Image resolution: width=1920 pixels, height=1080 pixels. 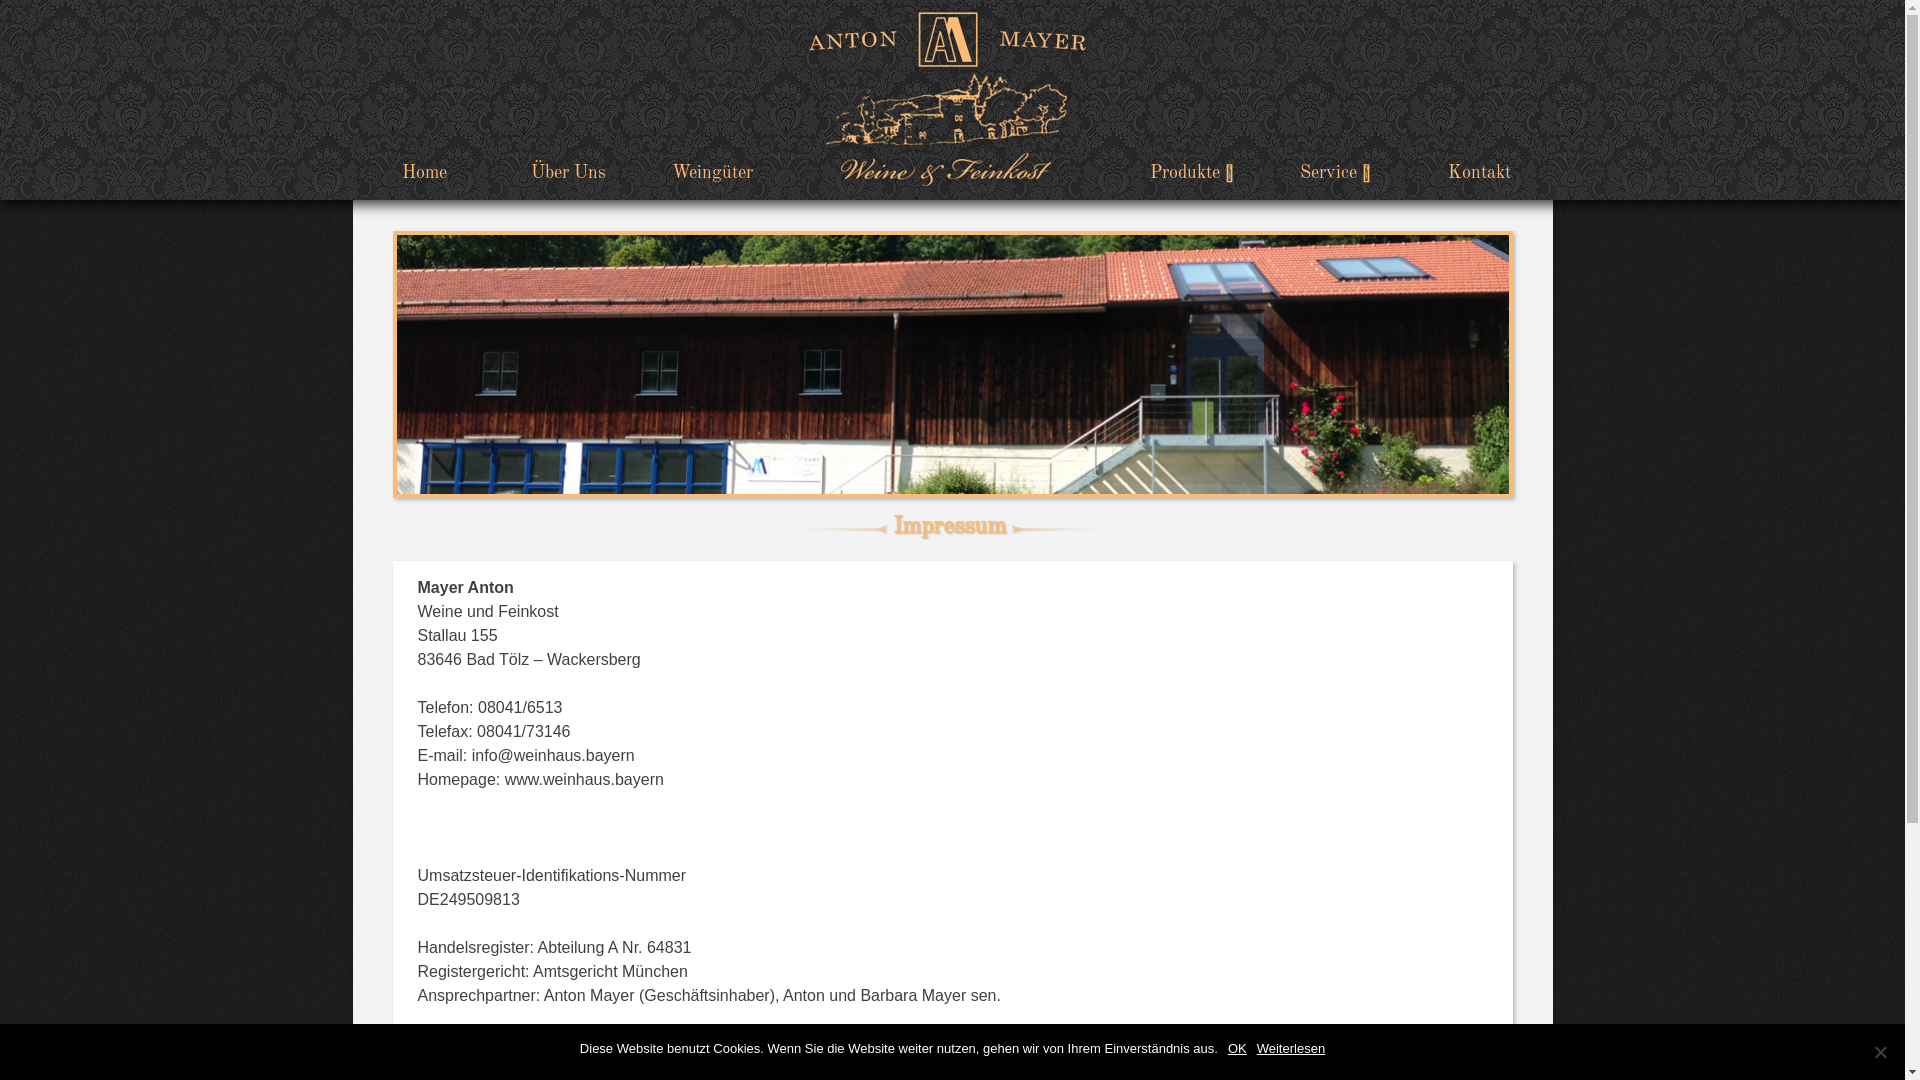 What do you see at coordinates (1291, 1048) in the screenshot?
I see `'Weiterlesen'` at bounding box center [1291, 1048].